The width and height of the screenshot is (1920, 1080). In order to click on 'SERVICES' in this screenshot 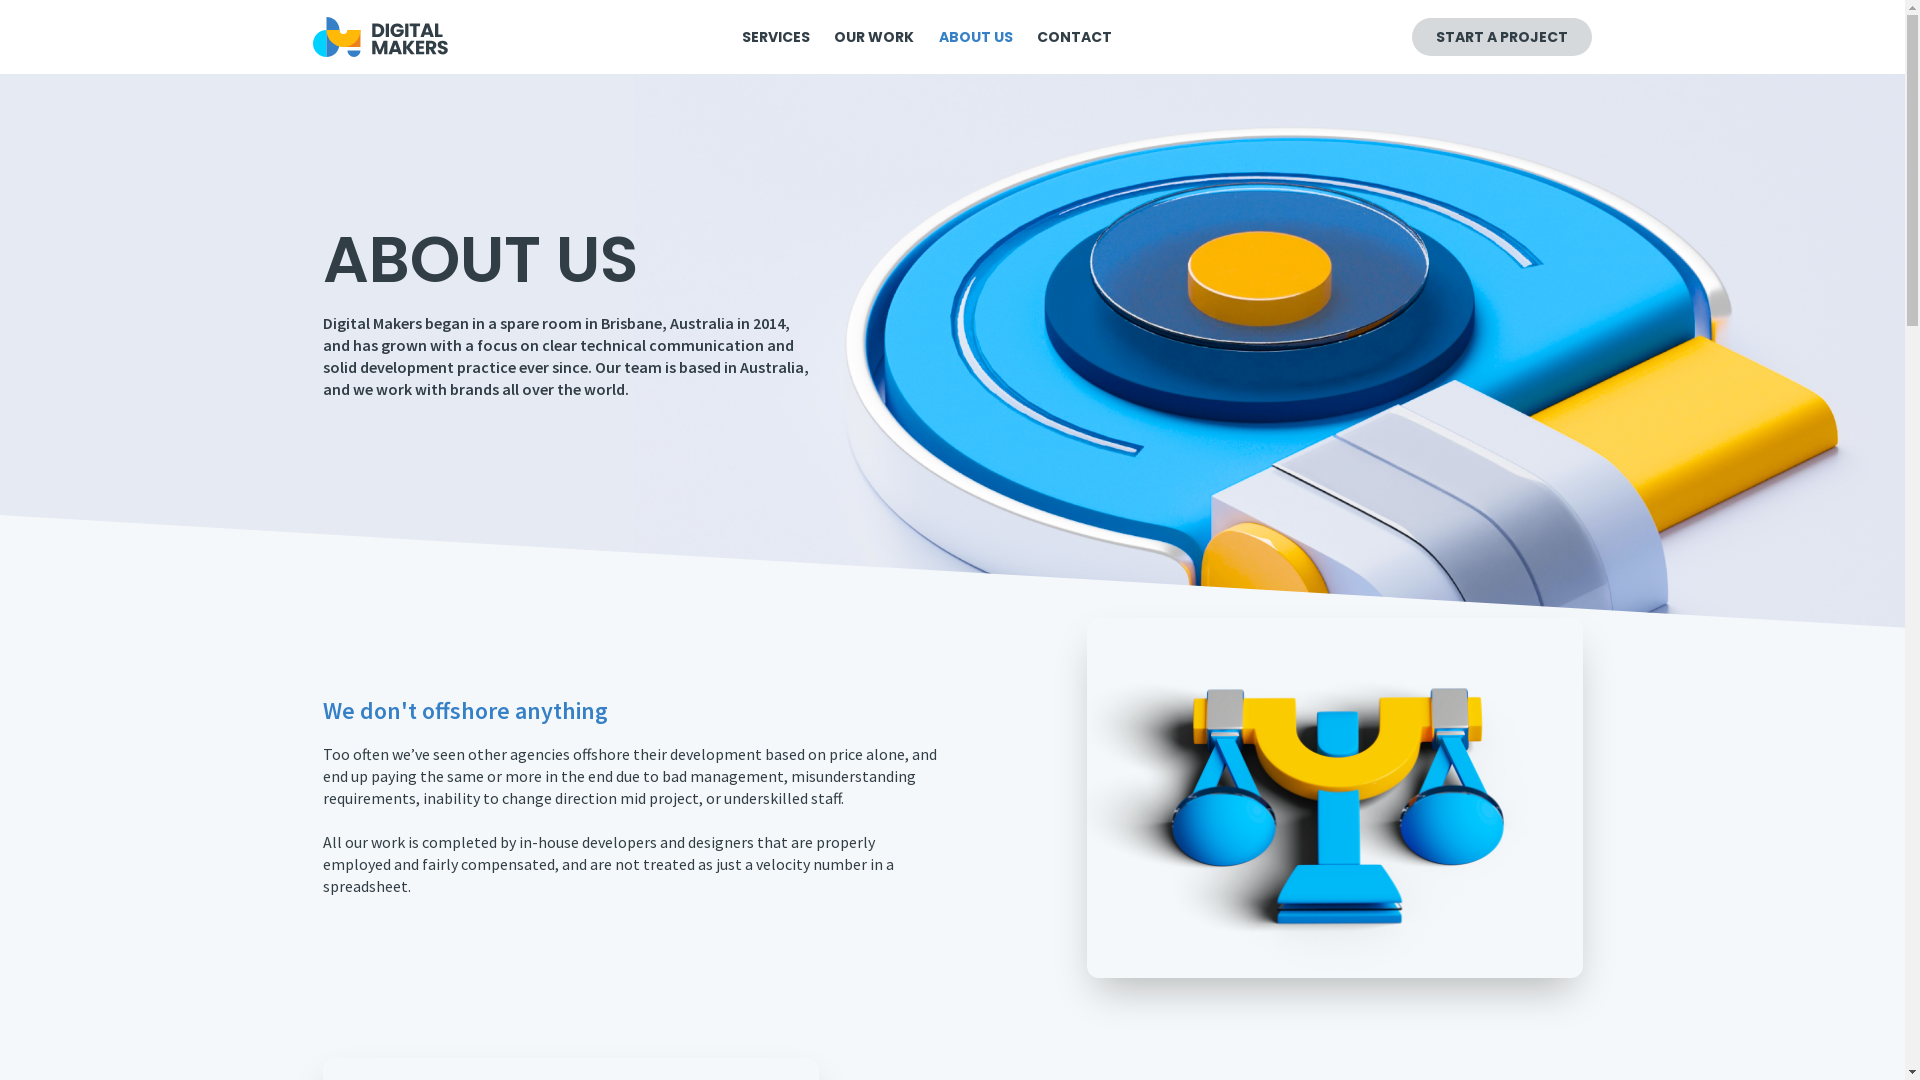, I will do `click(736, 37)`.